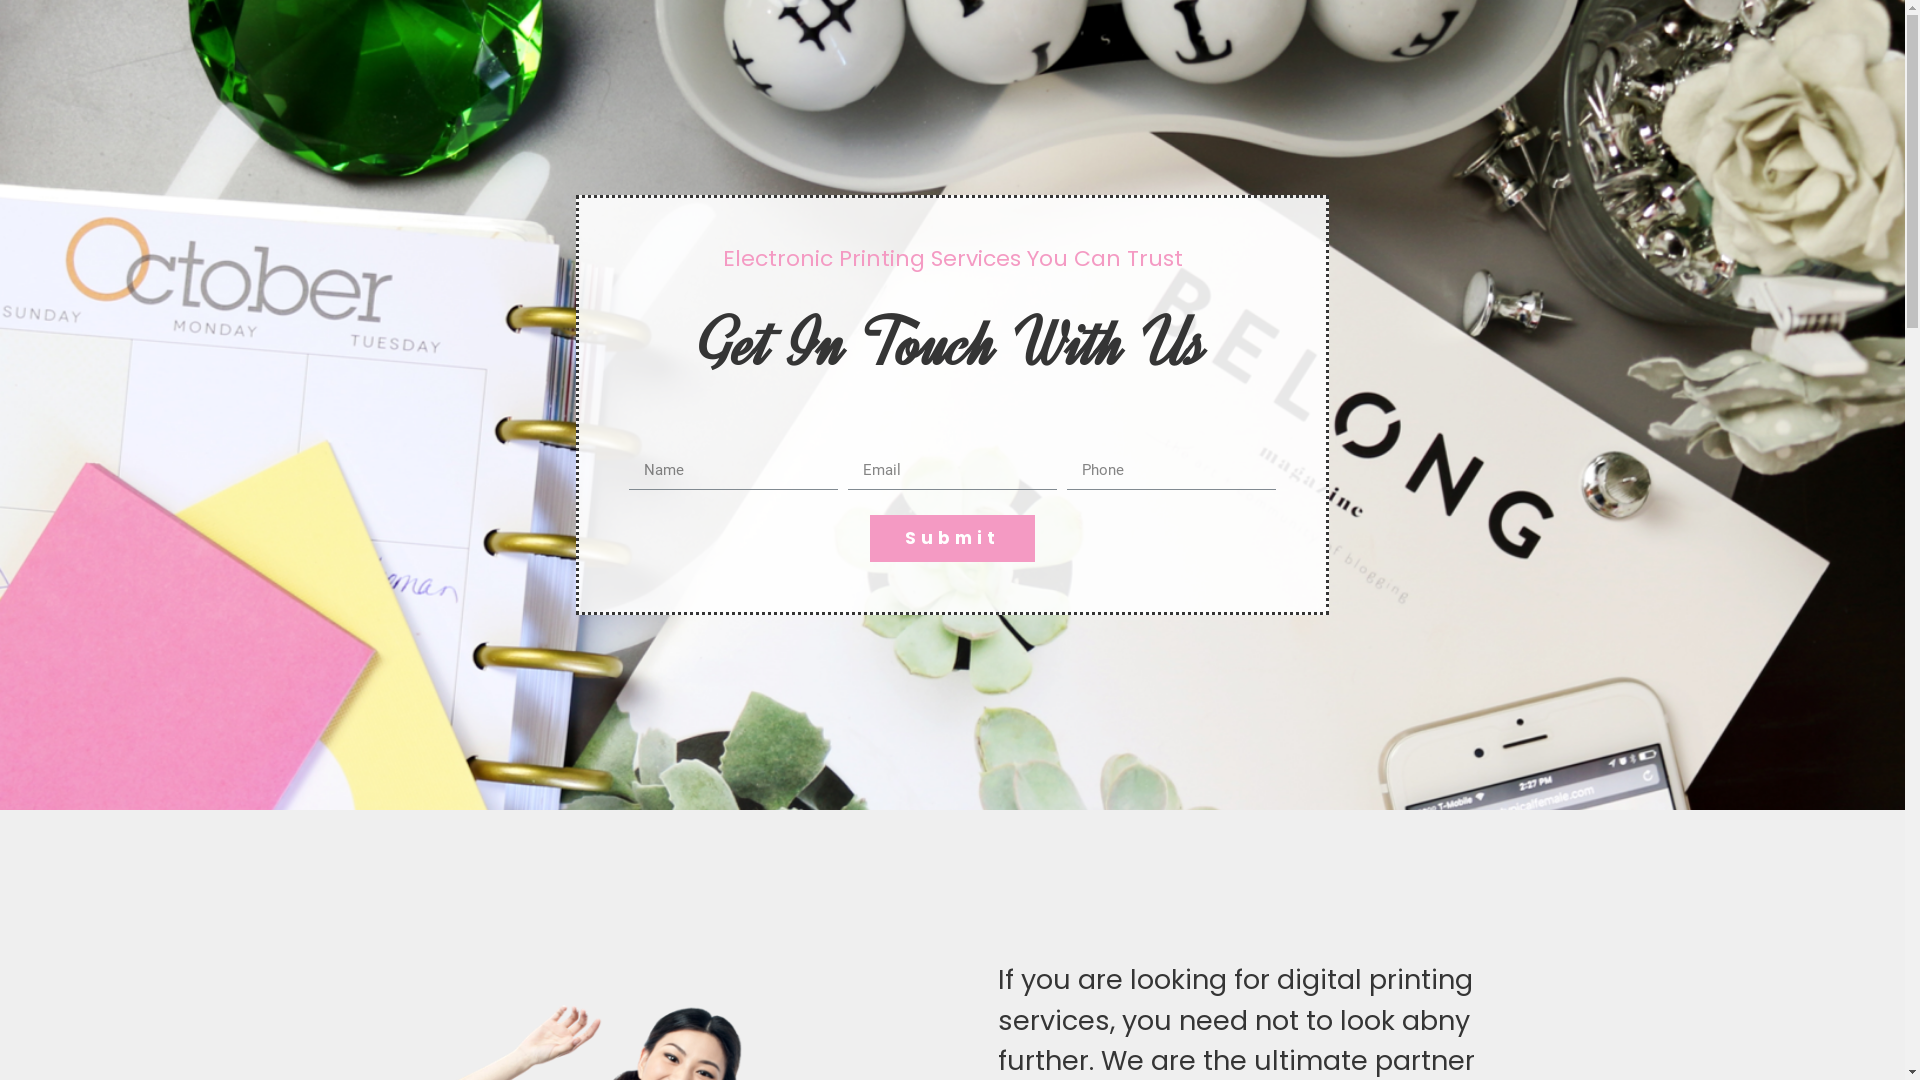 The height and width of the screenshot is (1080, 1920). What do you see at coordinates (951, 537) in the screenshot?
I see `'Submit'` at bounding box center [951, 537].